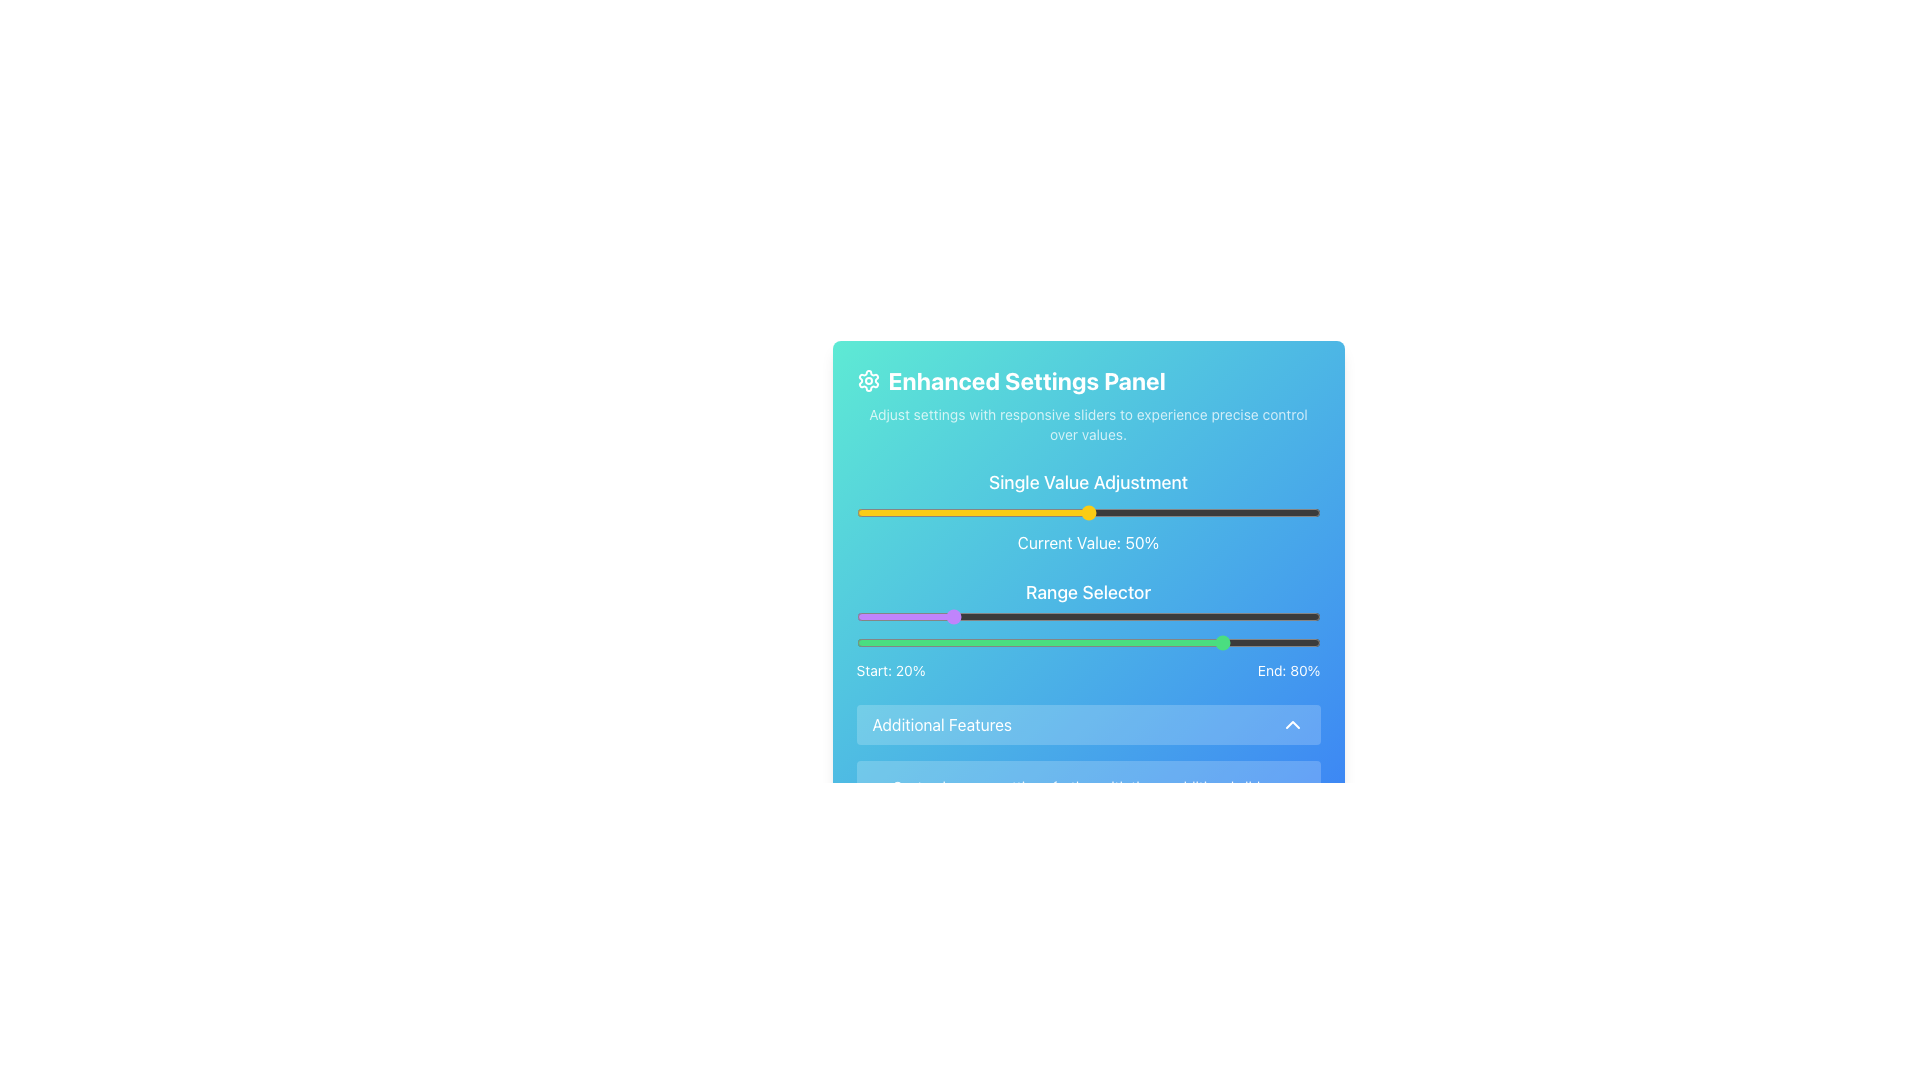 This screenshot has width=1920, height=1080. What do you see at coordinates (1087, 543) in the screenshot?
I see `text from the text label stating 'Current Value: 50%' which is positioned below the horizontal slider control and the title 'Single Value Adjustment'` at bounding box center [1087, 543].